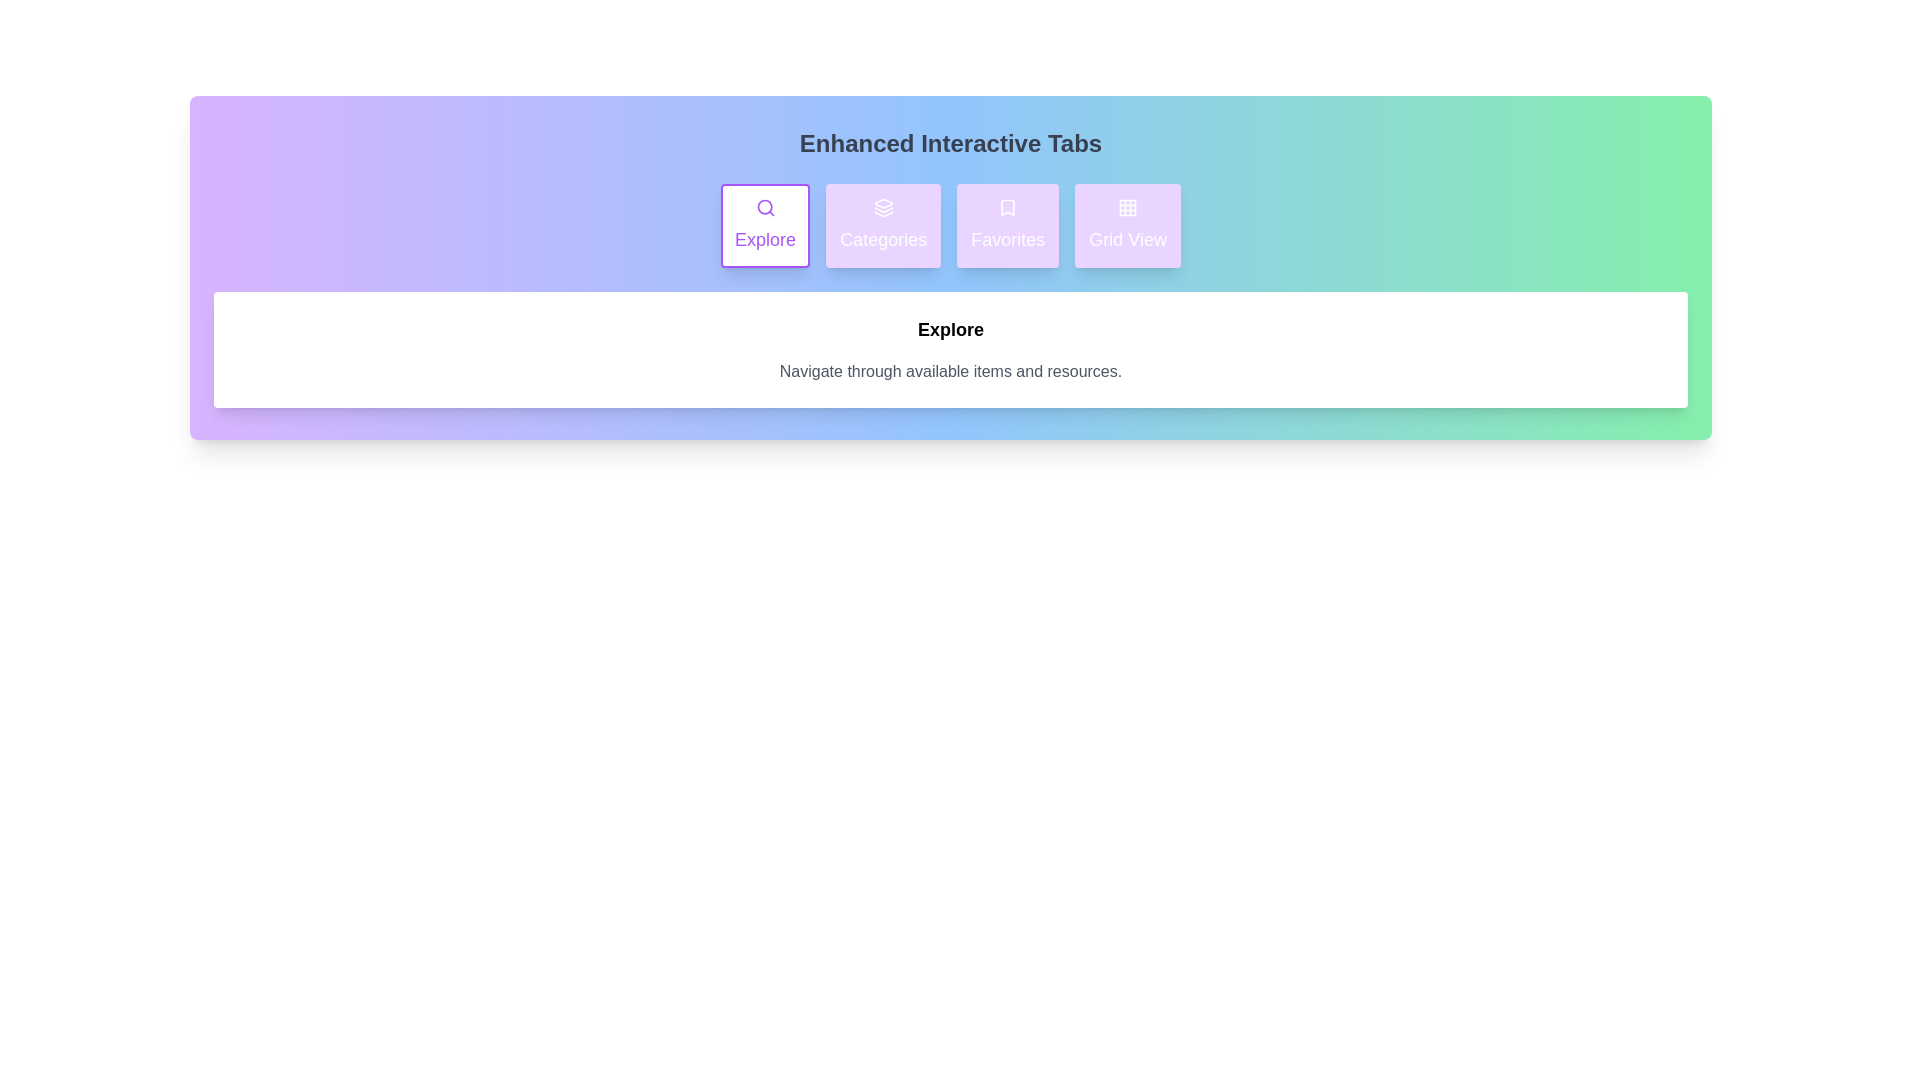  I want to click on the 'Grid View' tab to activate it, so click(1128, 225).